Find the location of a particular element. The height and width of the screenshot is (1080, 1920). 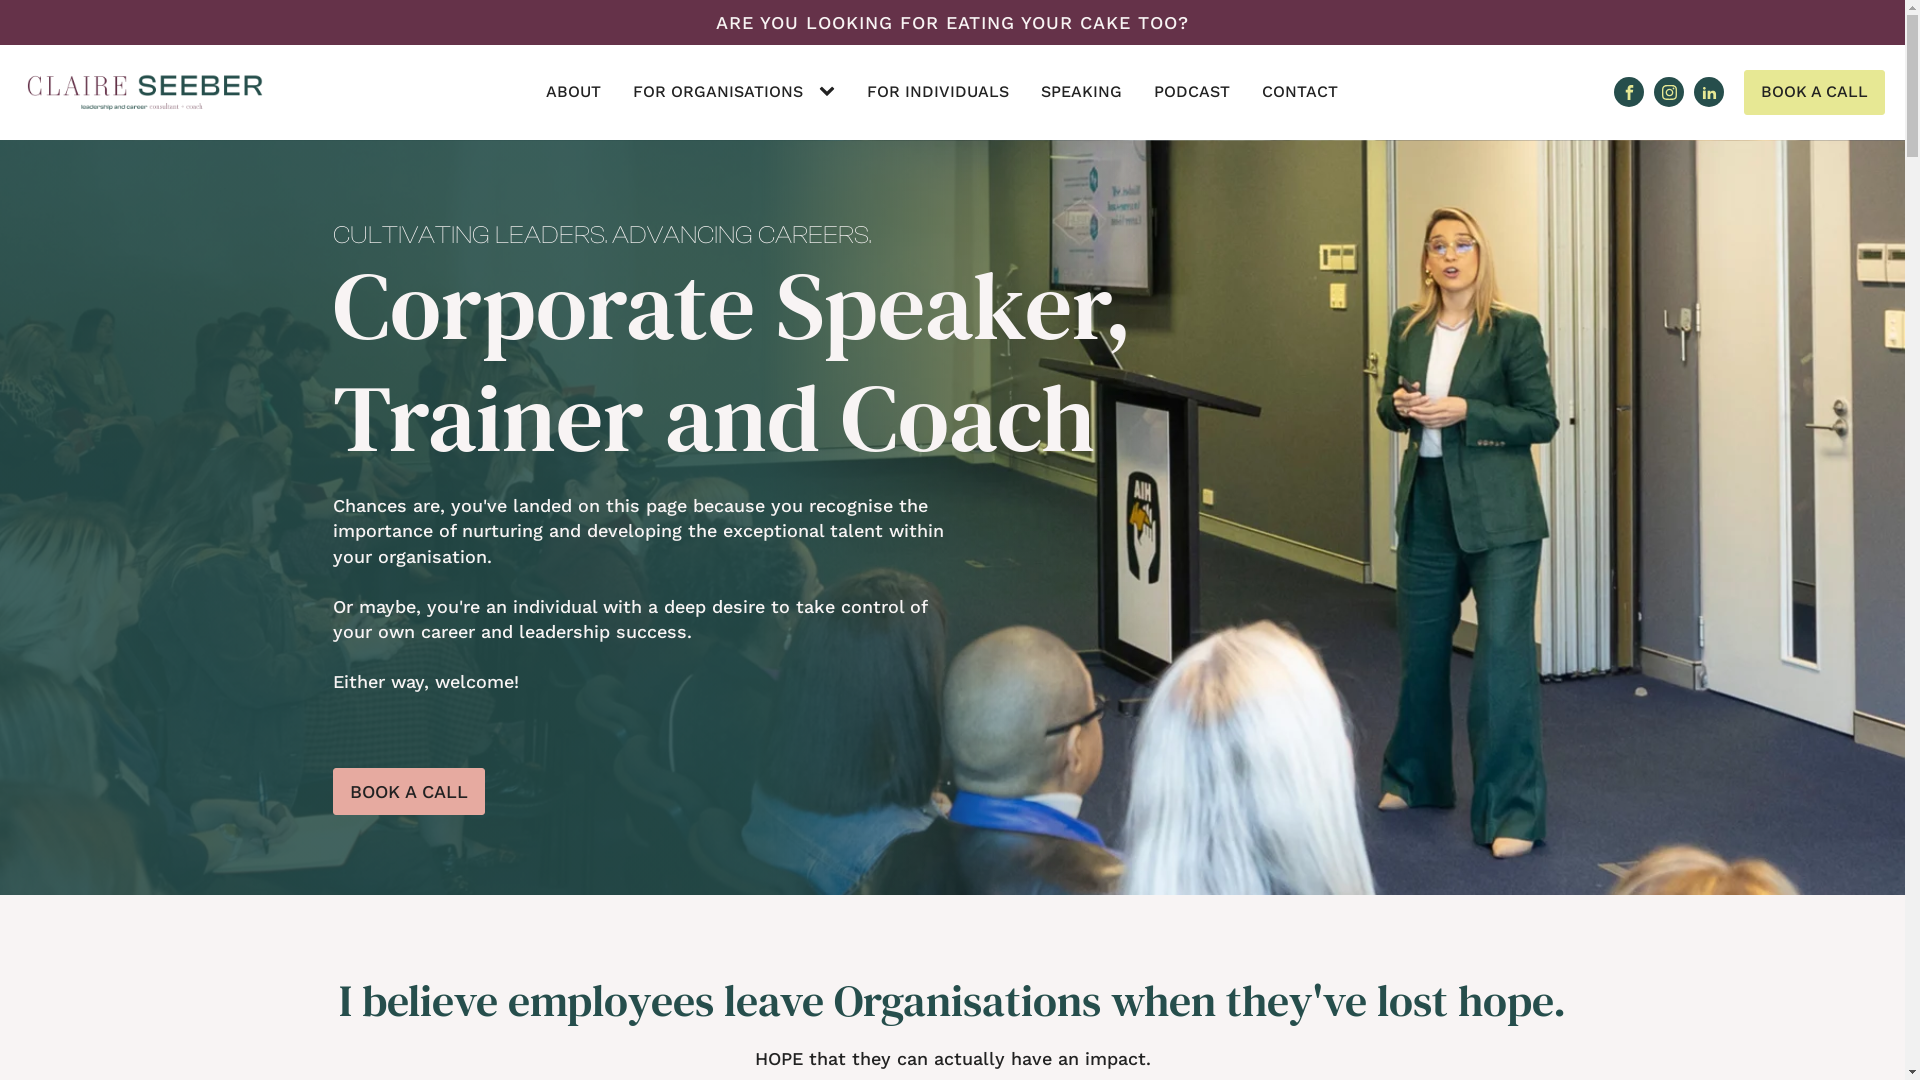

'SPEAKING' is located at coordinates (1080, 92).